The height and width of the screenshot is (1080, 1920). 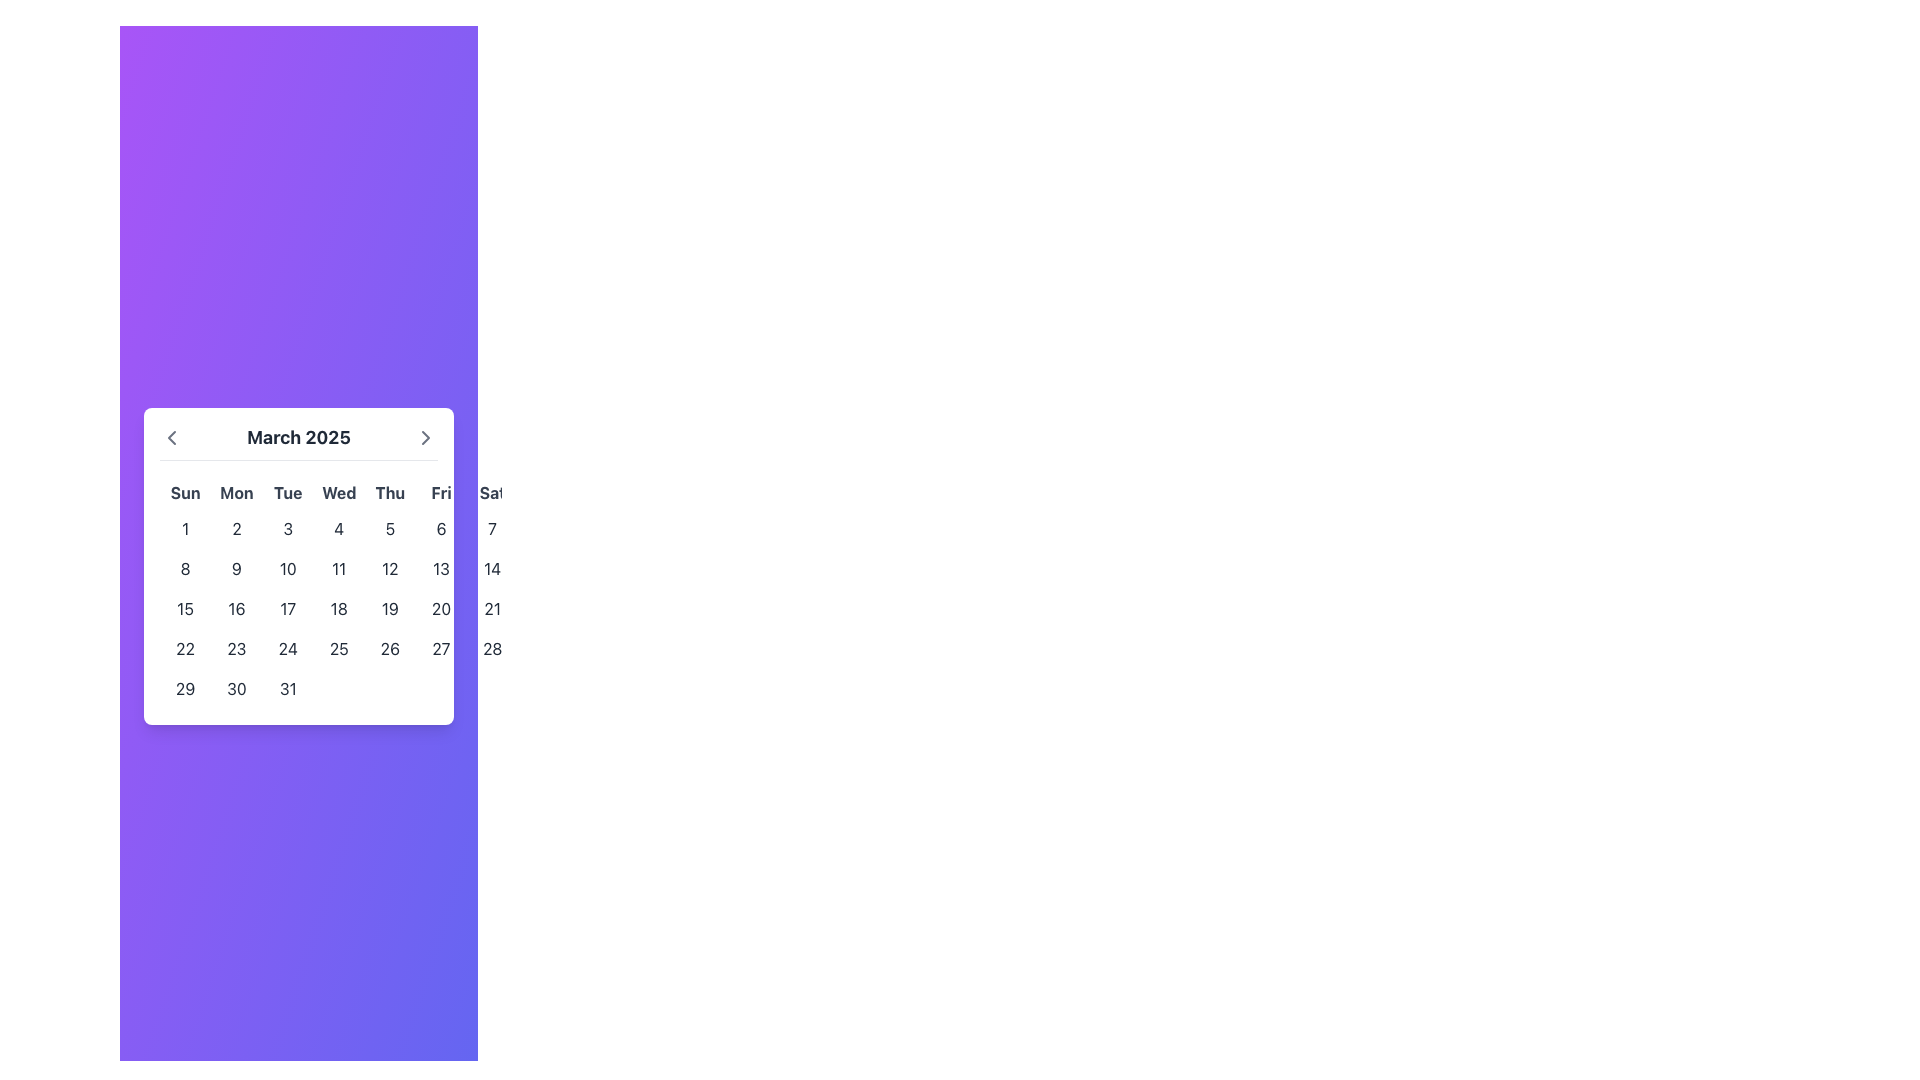 What do you see at coordinates (236, 687) in the screenshot?
I see `the clickable calendar day displaying '30', located between the text elements '29' and '31'` at bounding box center [236, 687].